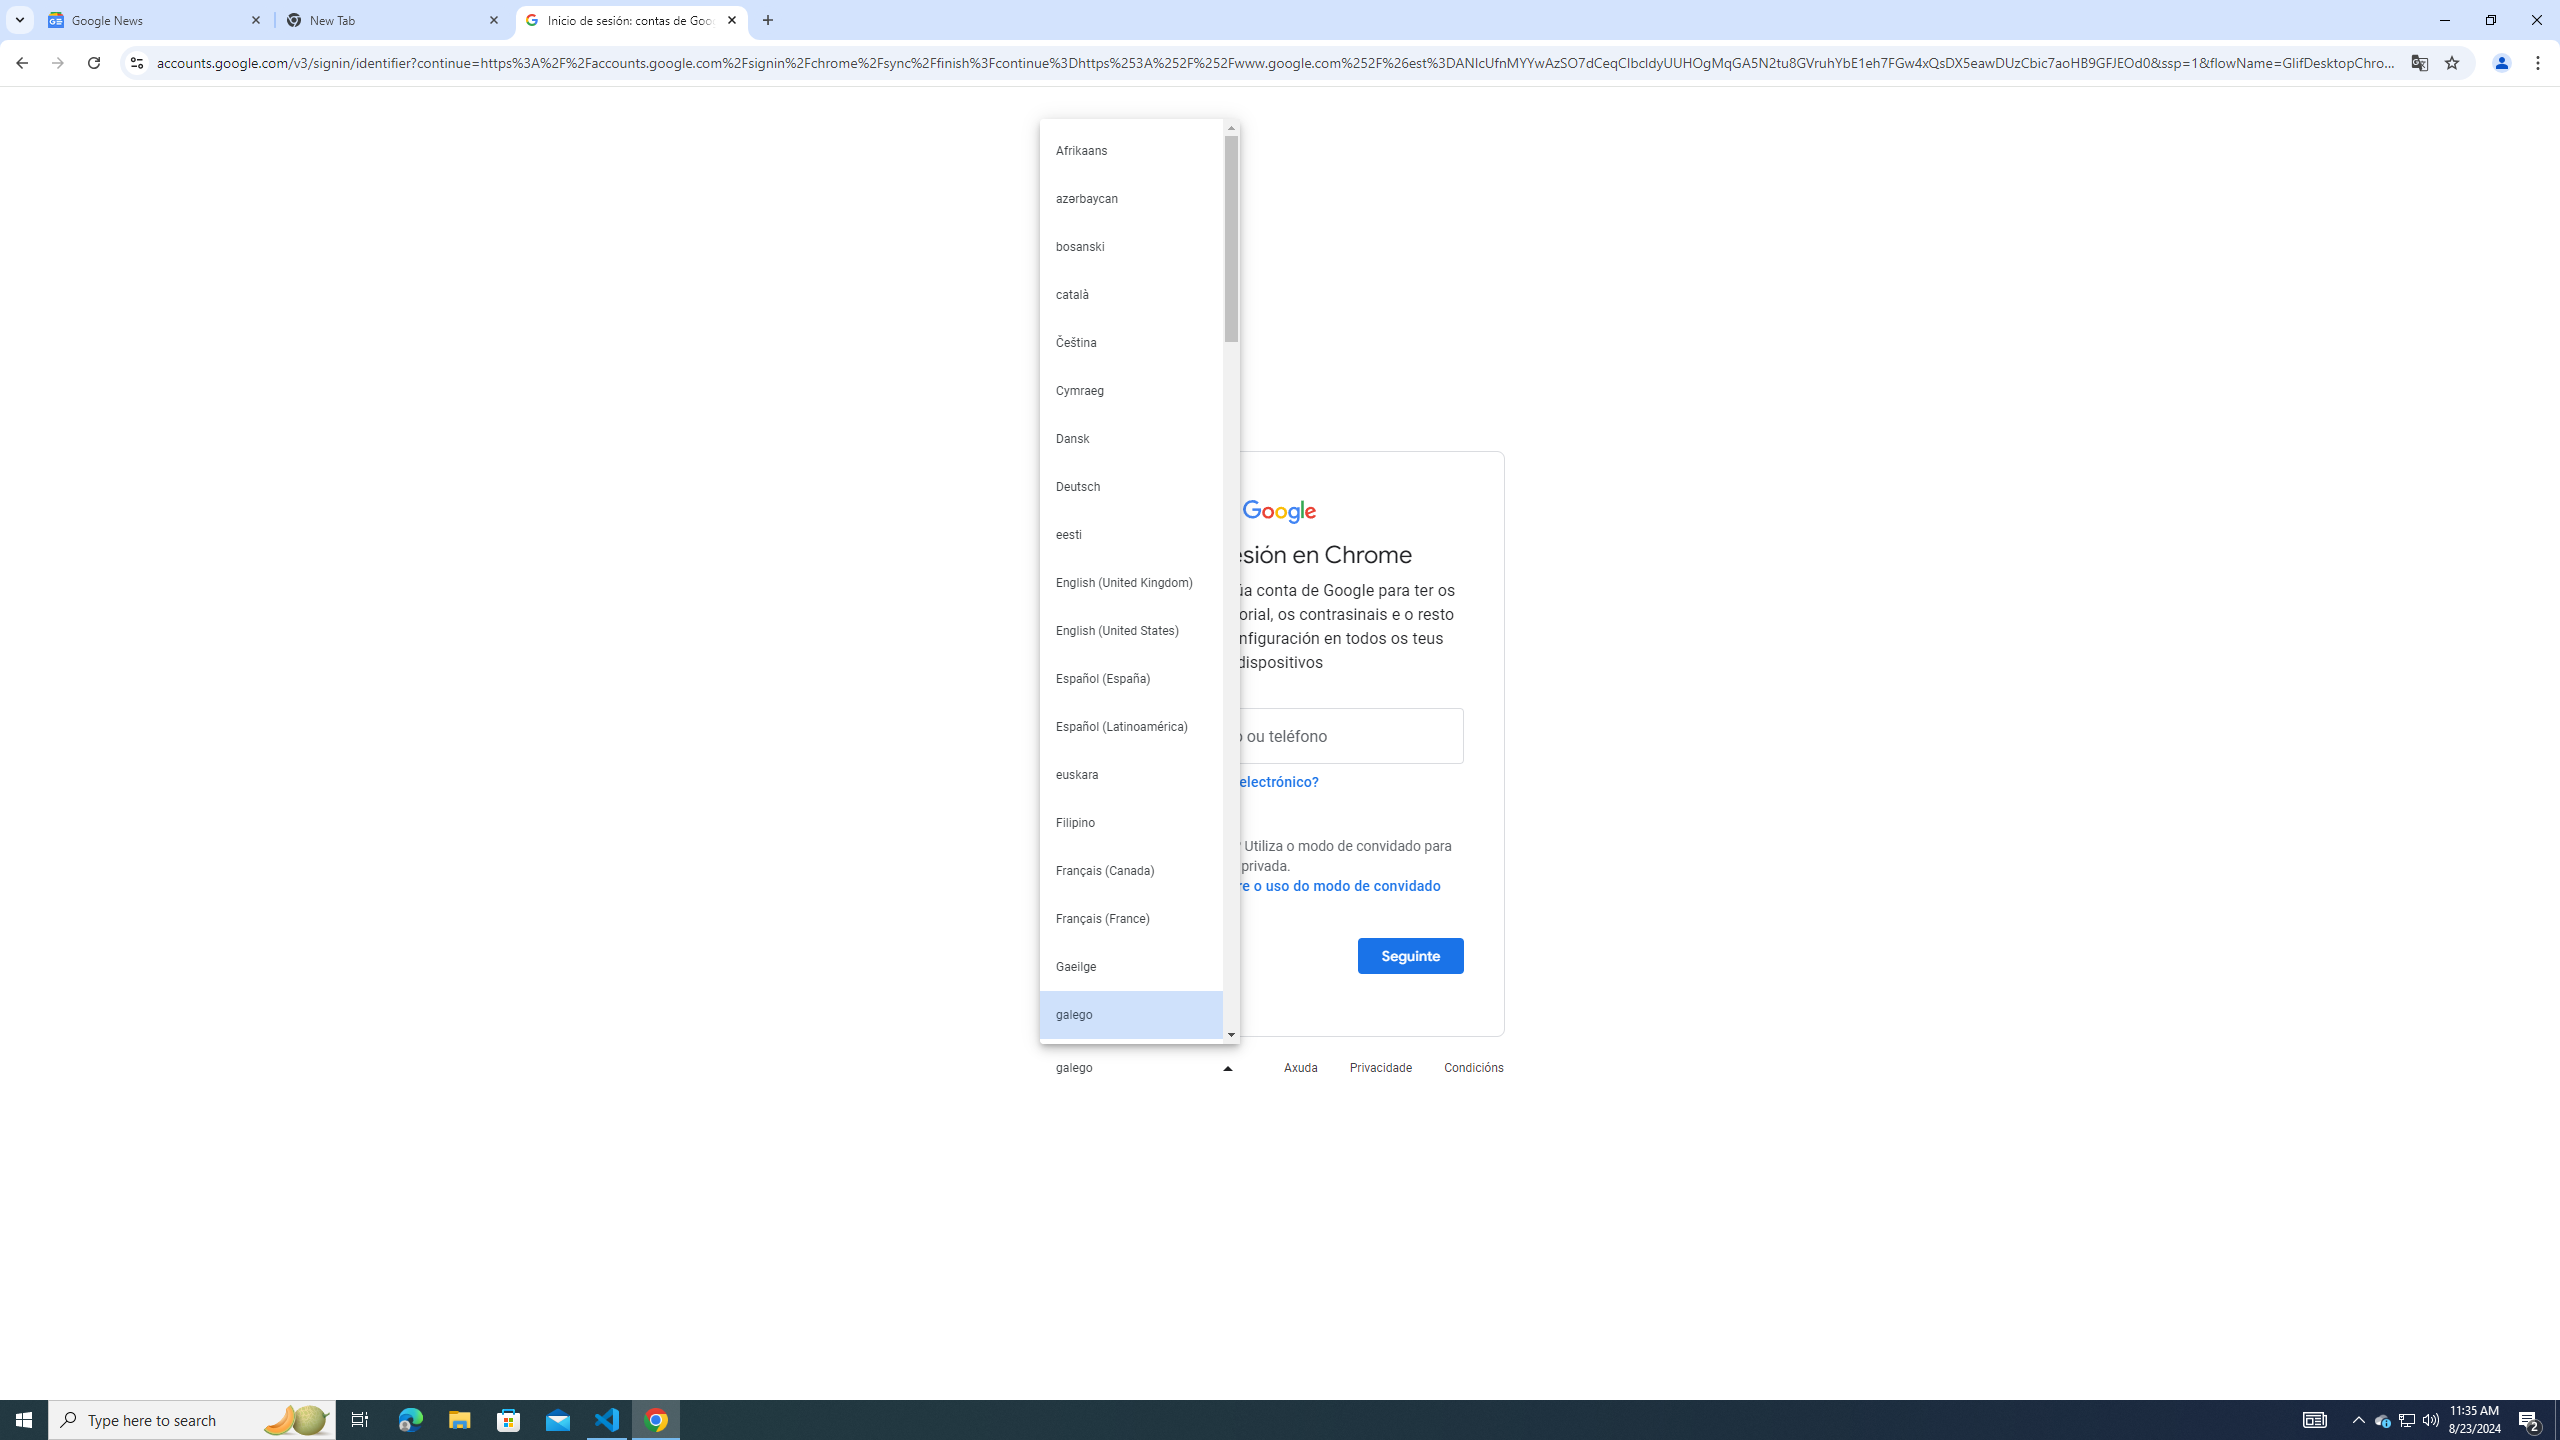 Image resolution: width=2560 pixels, height=1440 pixels. What do you see at coordinates (1130, 582) in the screenshot?
I see `'English (United Kingdom)'` at bounding box center [1130, 582].